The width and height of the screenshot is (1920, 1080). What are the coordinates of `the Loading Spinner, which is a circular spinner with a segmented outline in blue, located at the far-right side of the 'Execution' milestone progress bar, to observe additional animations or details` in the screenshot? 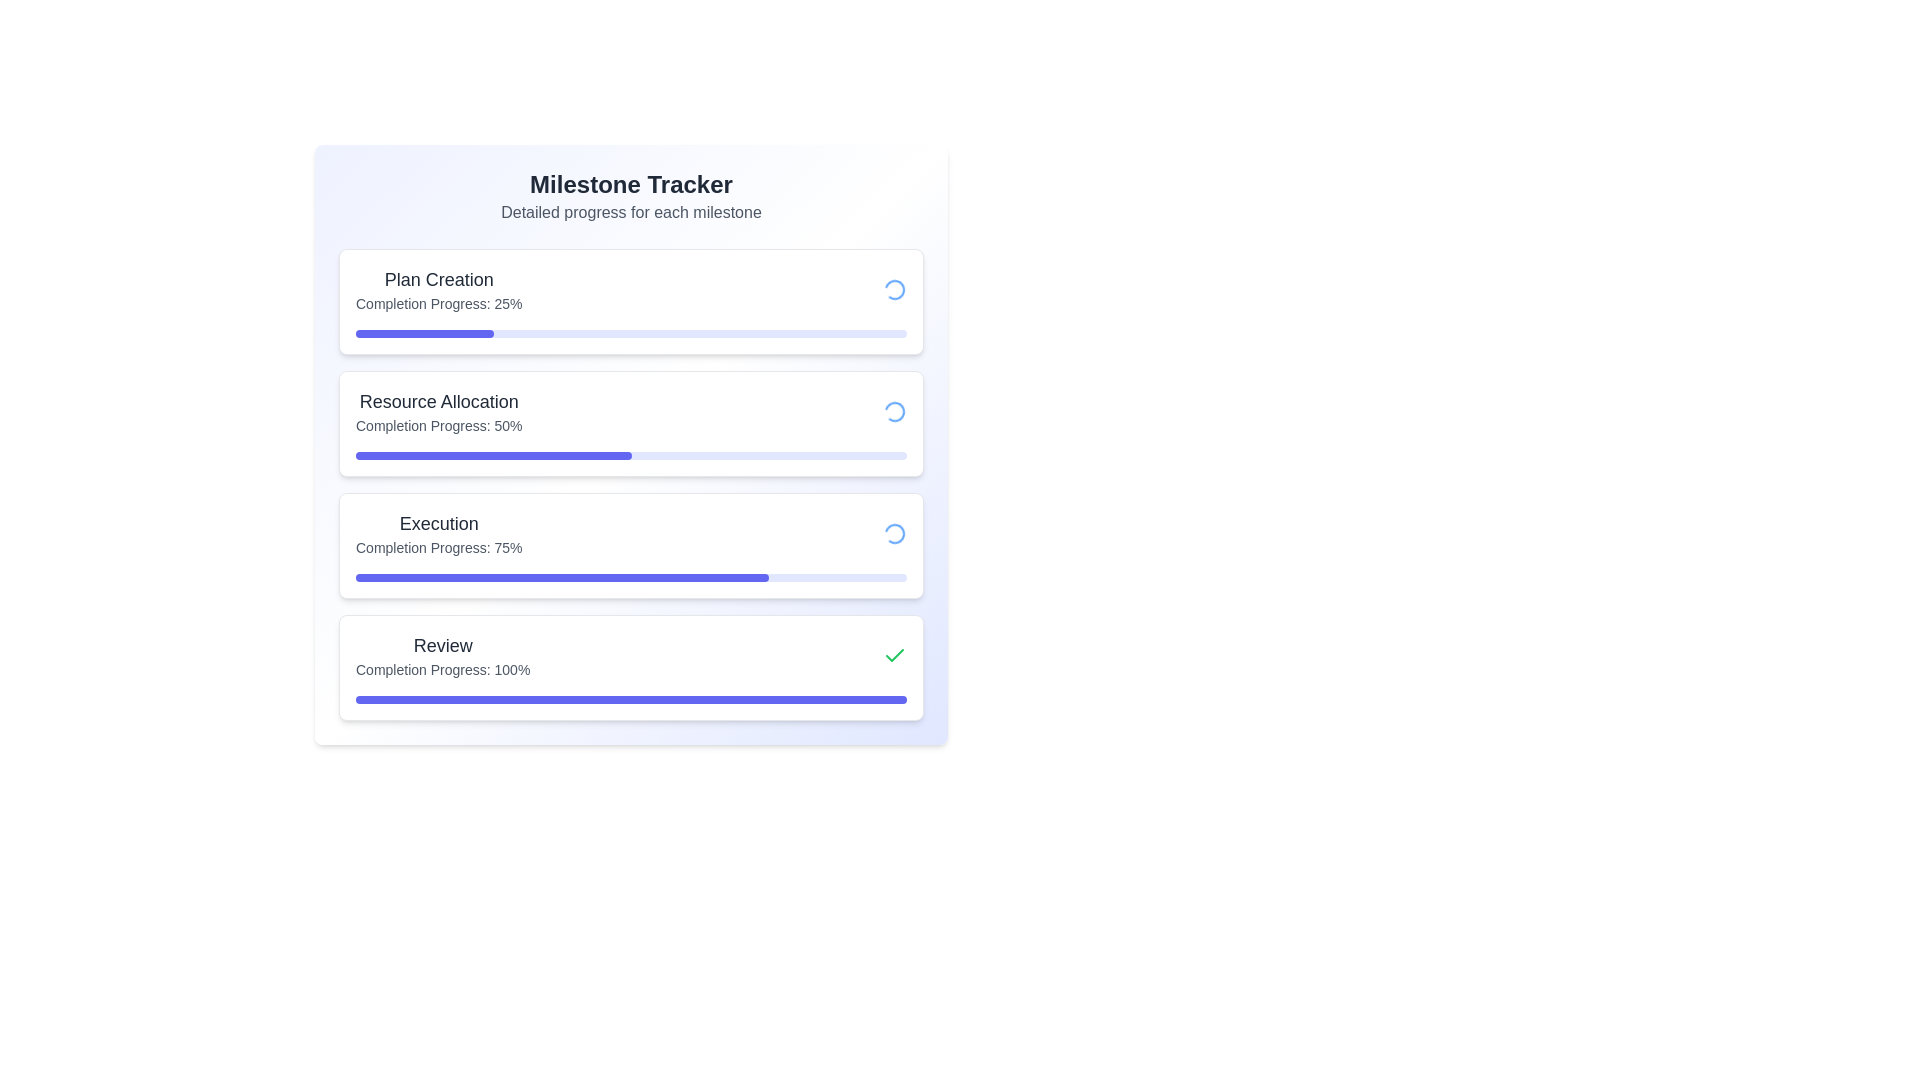 It's located at (893, 532).